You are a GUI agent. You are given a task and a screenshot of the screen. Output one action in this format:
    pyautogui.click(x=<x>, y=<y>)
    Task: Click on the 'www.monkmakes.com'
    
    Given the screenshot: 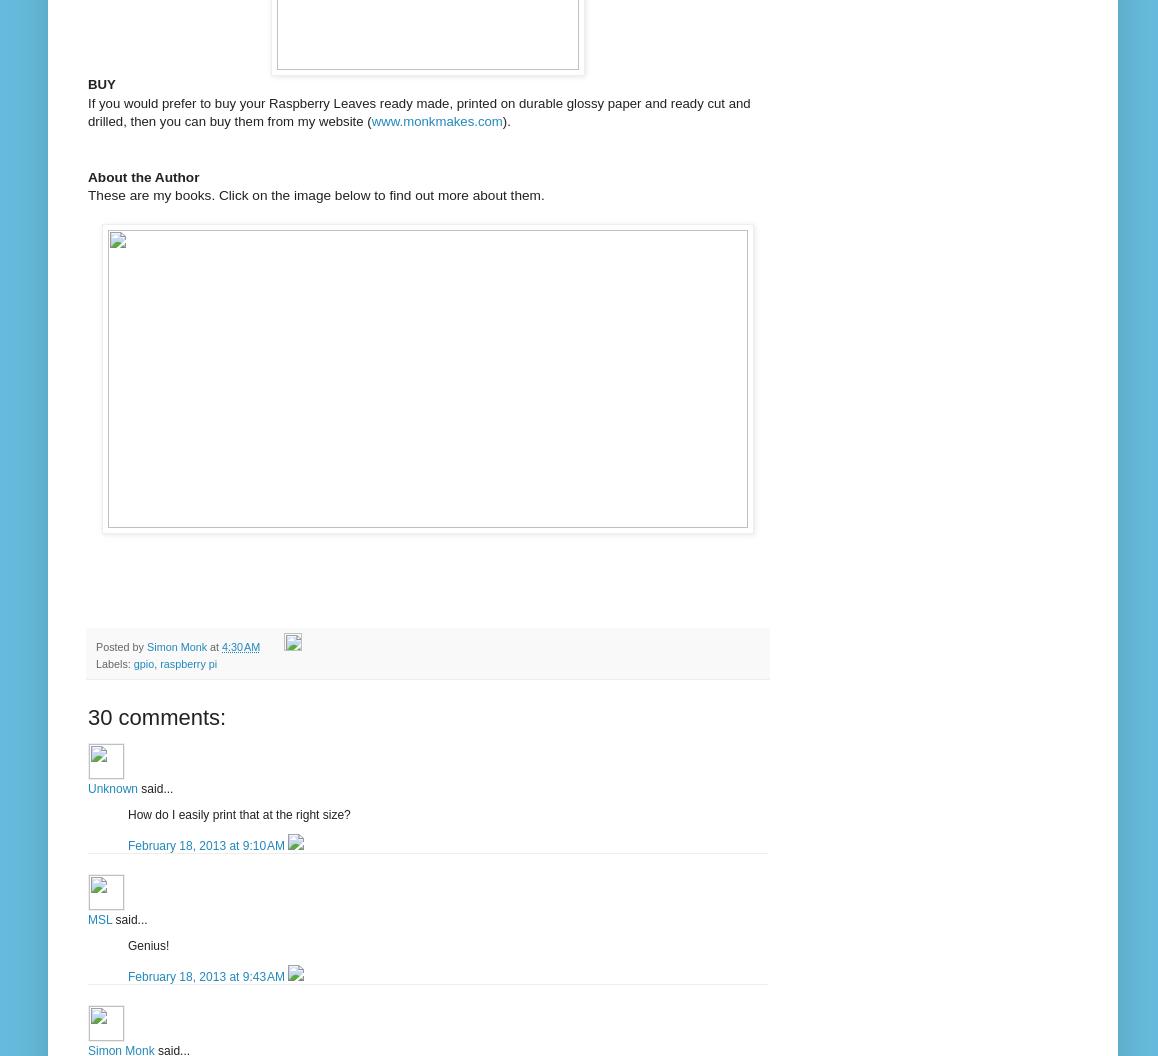 What is the action you would take?
    pyautogui.click(x=436, y=120)
    